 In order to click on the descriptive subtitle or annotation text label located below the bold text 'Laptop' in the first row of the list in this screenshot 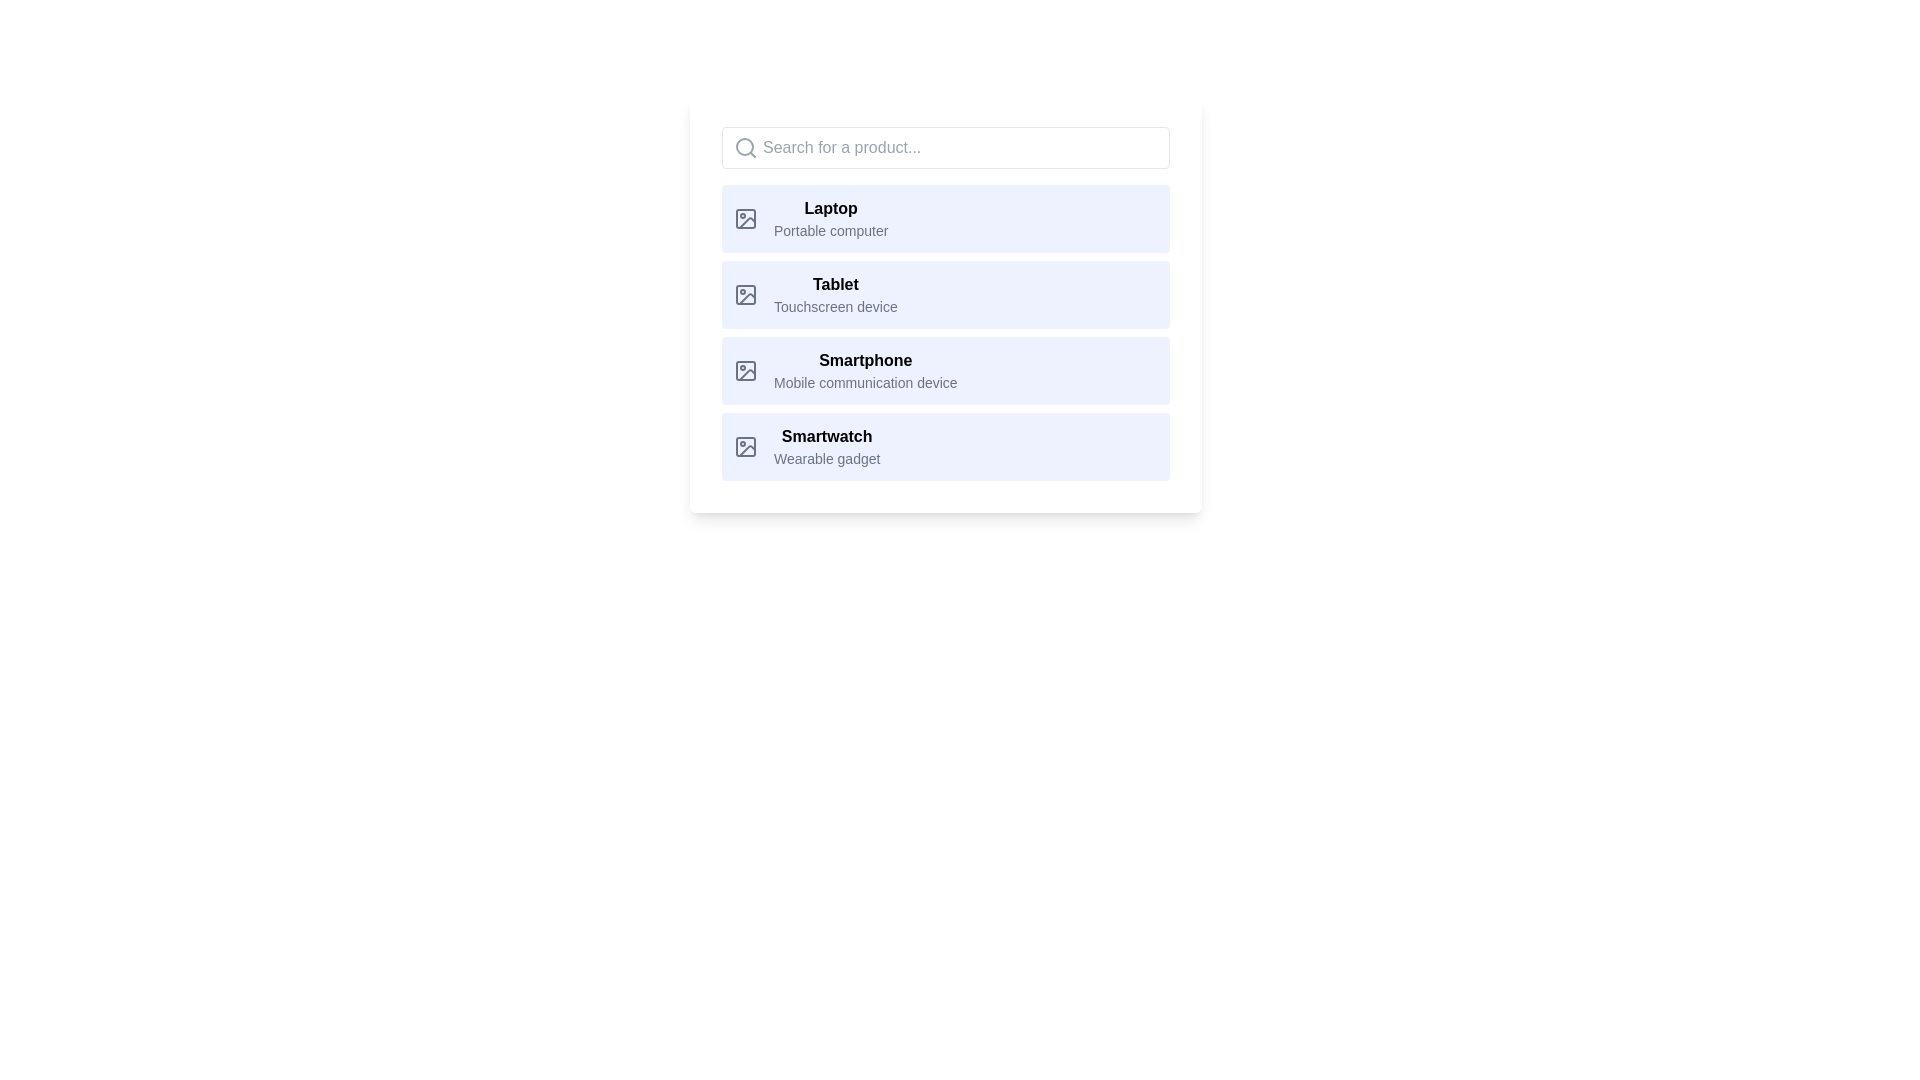, I will do `click(831, 230)`.